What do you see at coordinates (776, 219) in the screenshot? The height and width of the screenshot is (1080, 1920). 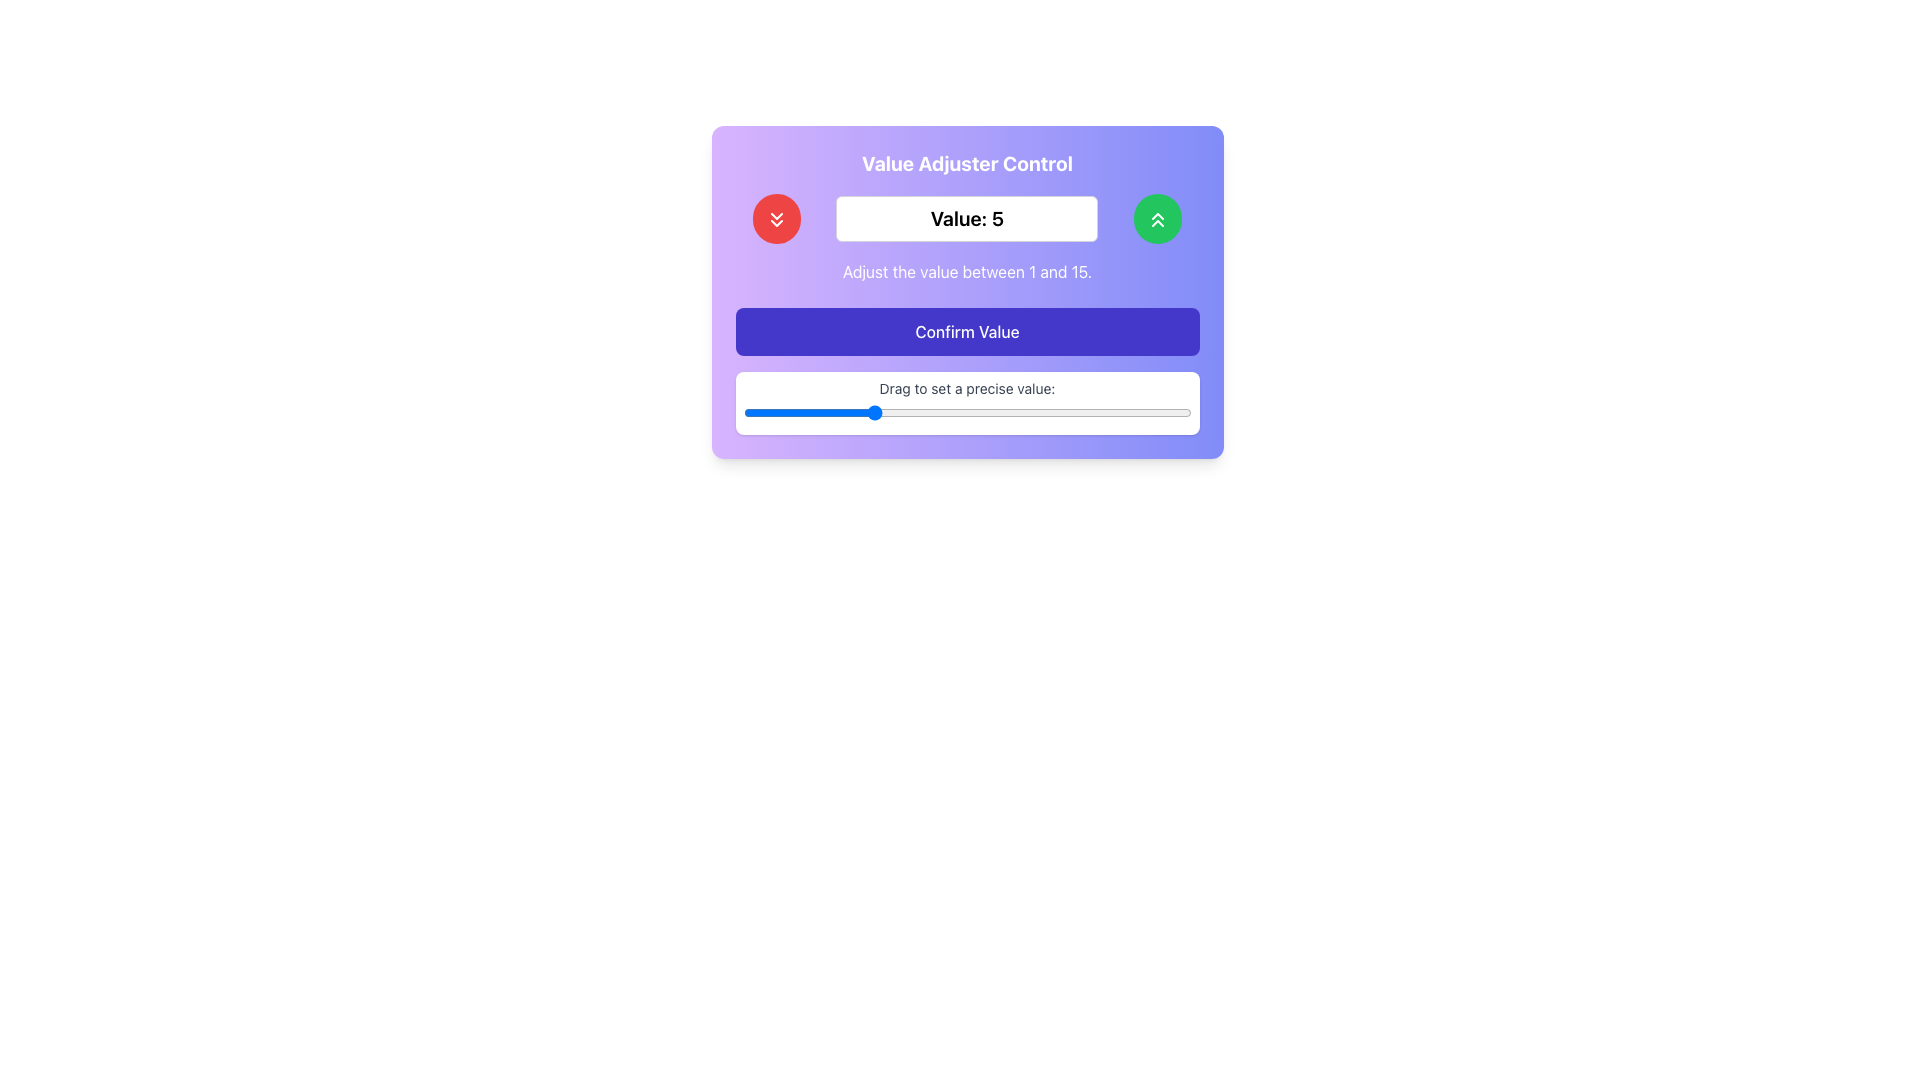 I see `the double-chevron downward icon rendered in white, located within a red circular button on the left-hand side of the value adjustment interface` at bounding box center [776, 219].